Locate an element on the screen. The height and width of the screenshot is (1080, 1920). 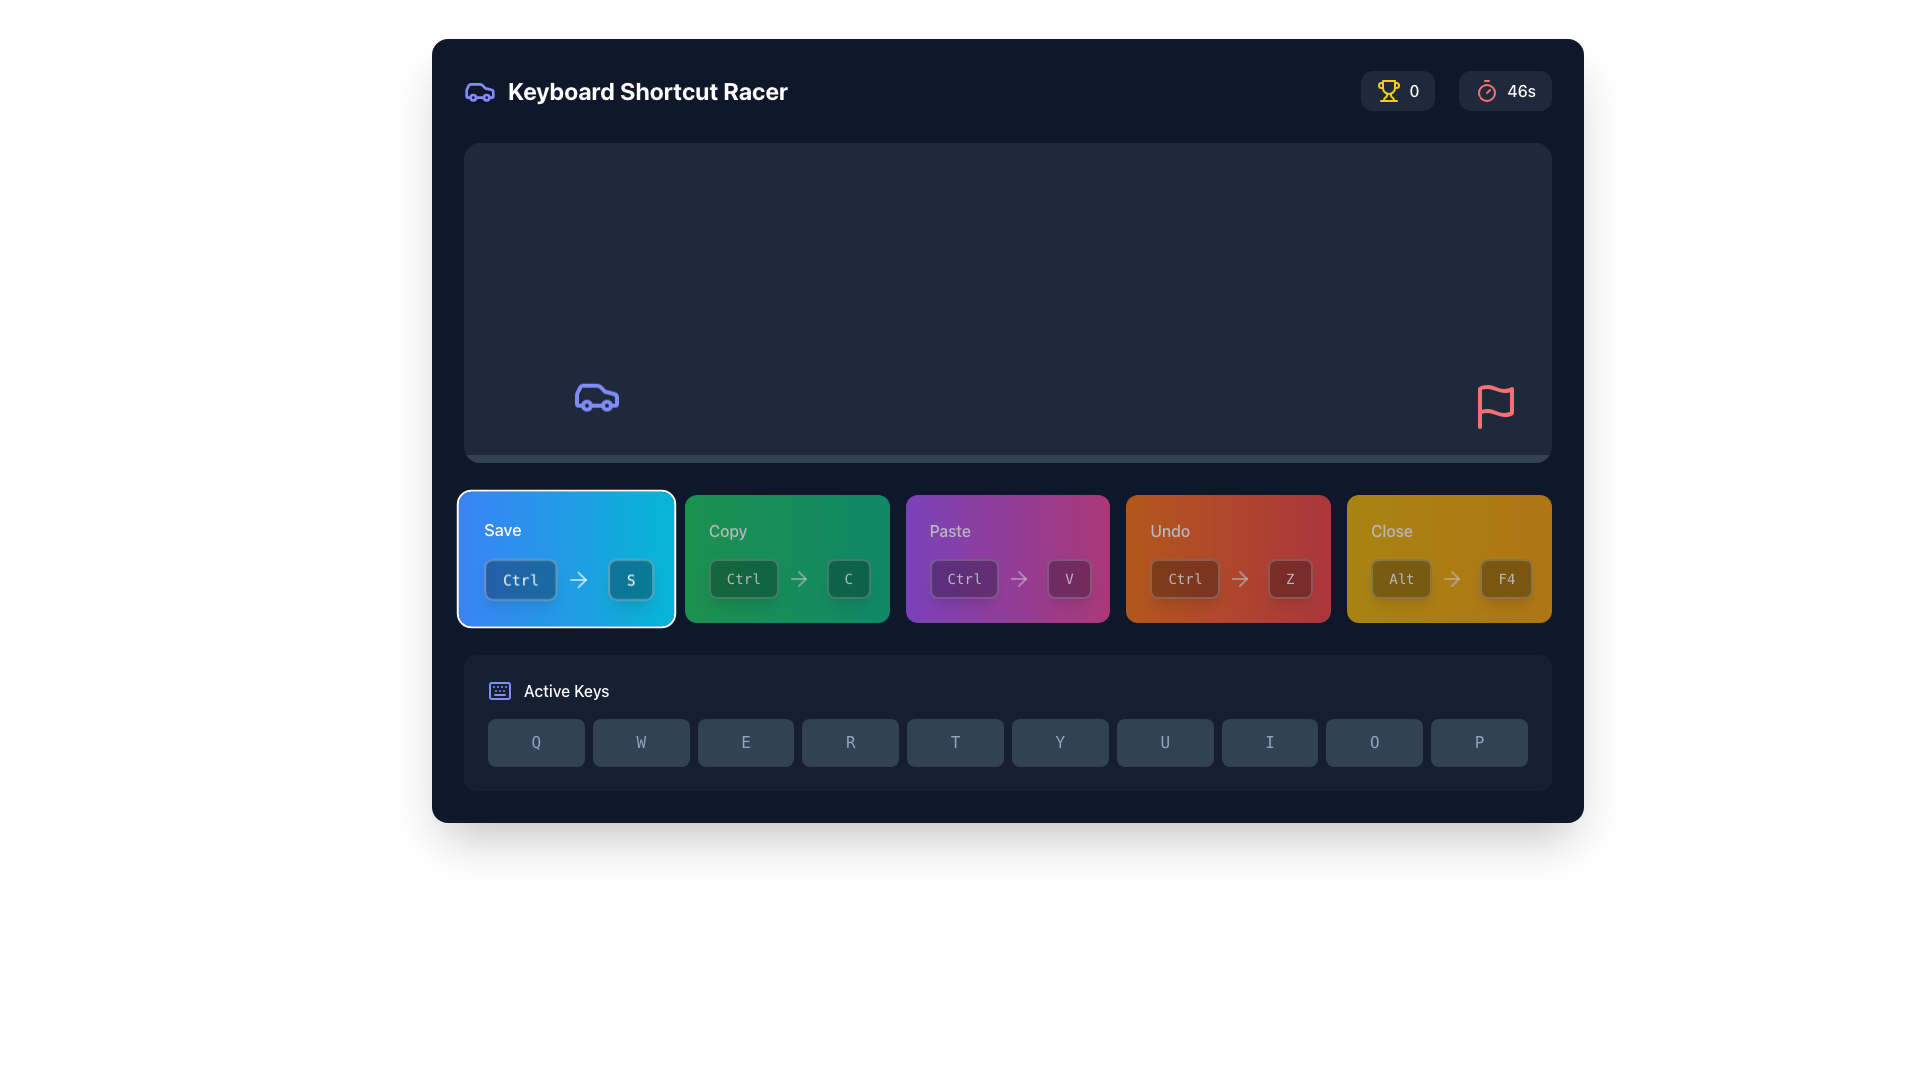
the Shortcut visualization component featuring the 'Ctrl' button, rightward arrow icon, and 'V' button, located in the bottom row of the interface within the 'Paste' section of the gradient button bar is located at coordinates (1008, 578).